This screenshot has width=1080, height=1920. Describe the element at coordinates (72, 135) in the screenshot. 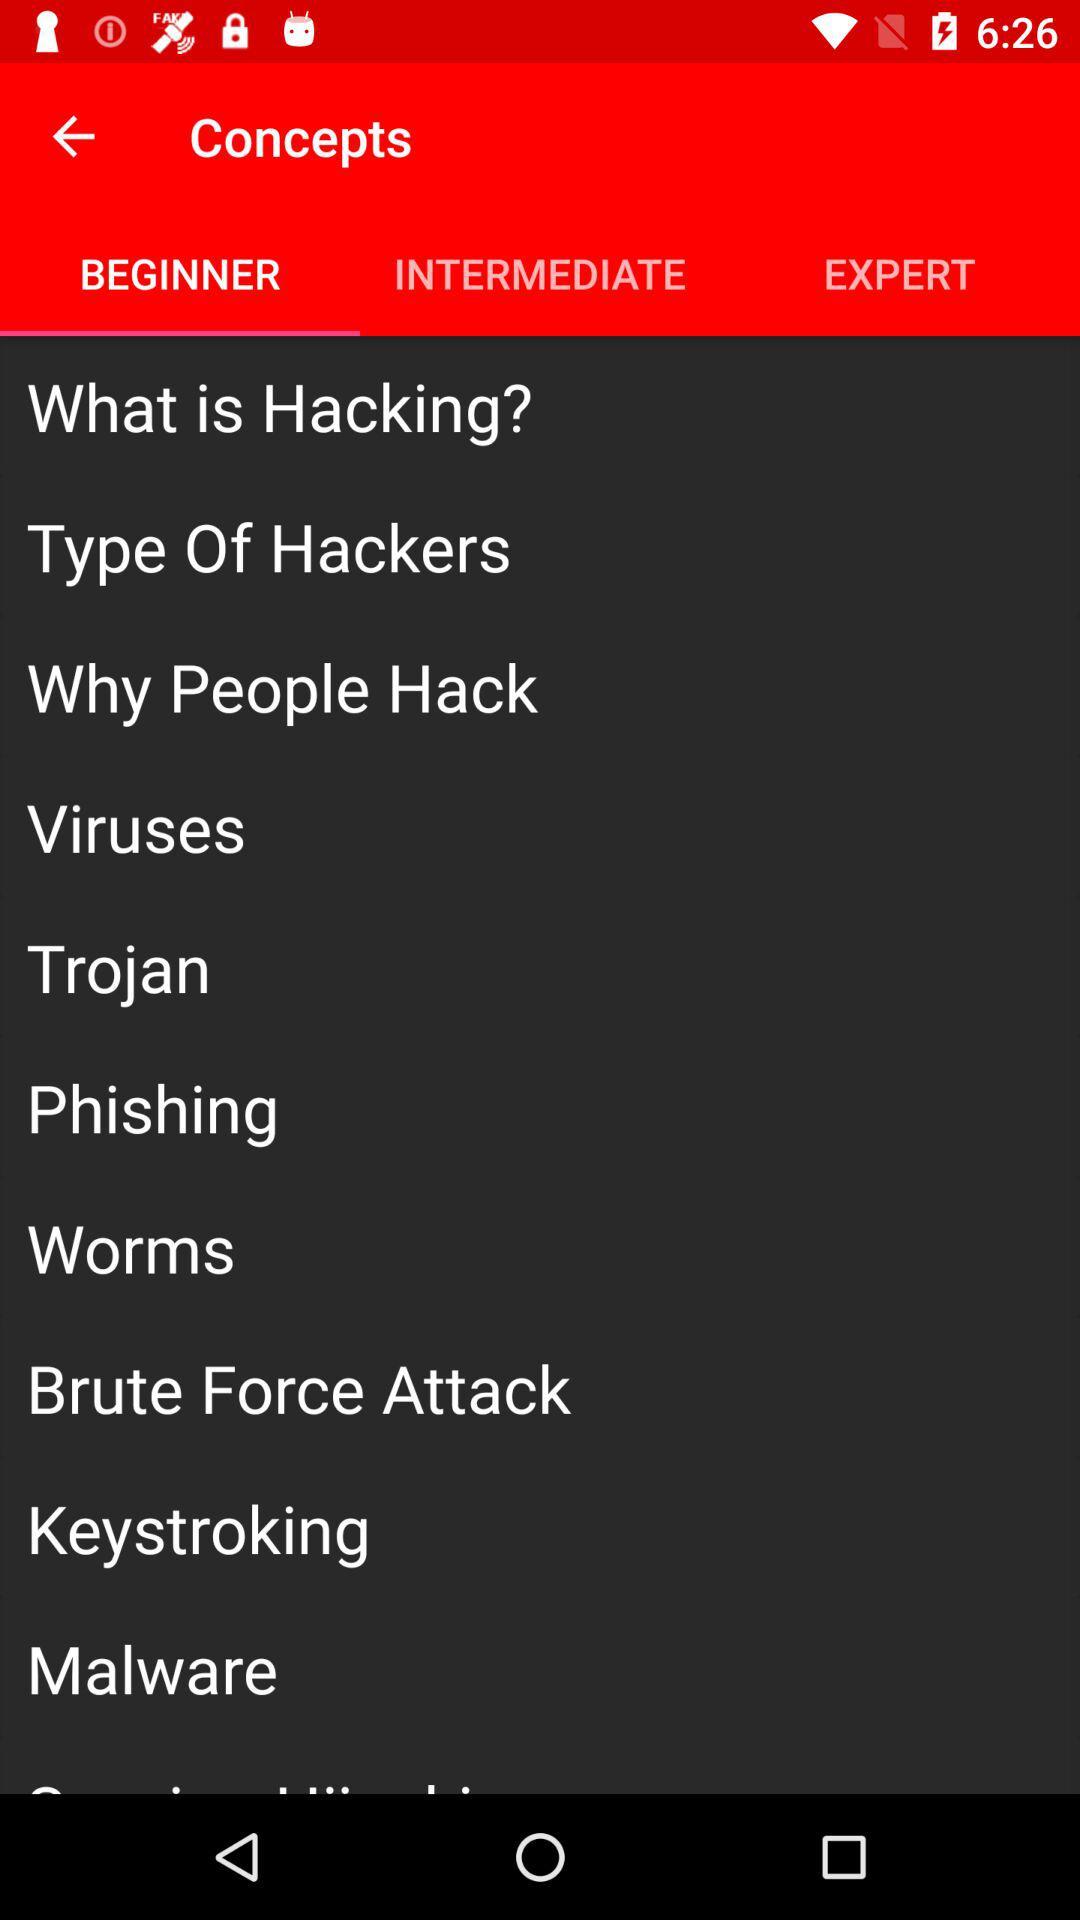

I see `the icon above beginner` at that location.